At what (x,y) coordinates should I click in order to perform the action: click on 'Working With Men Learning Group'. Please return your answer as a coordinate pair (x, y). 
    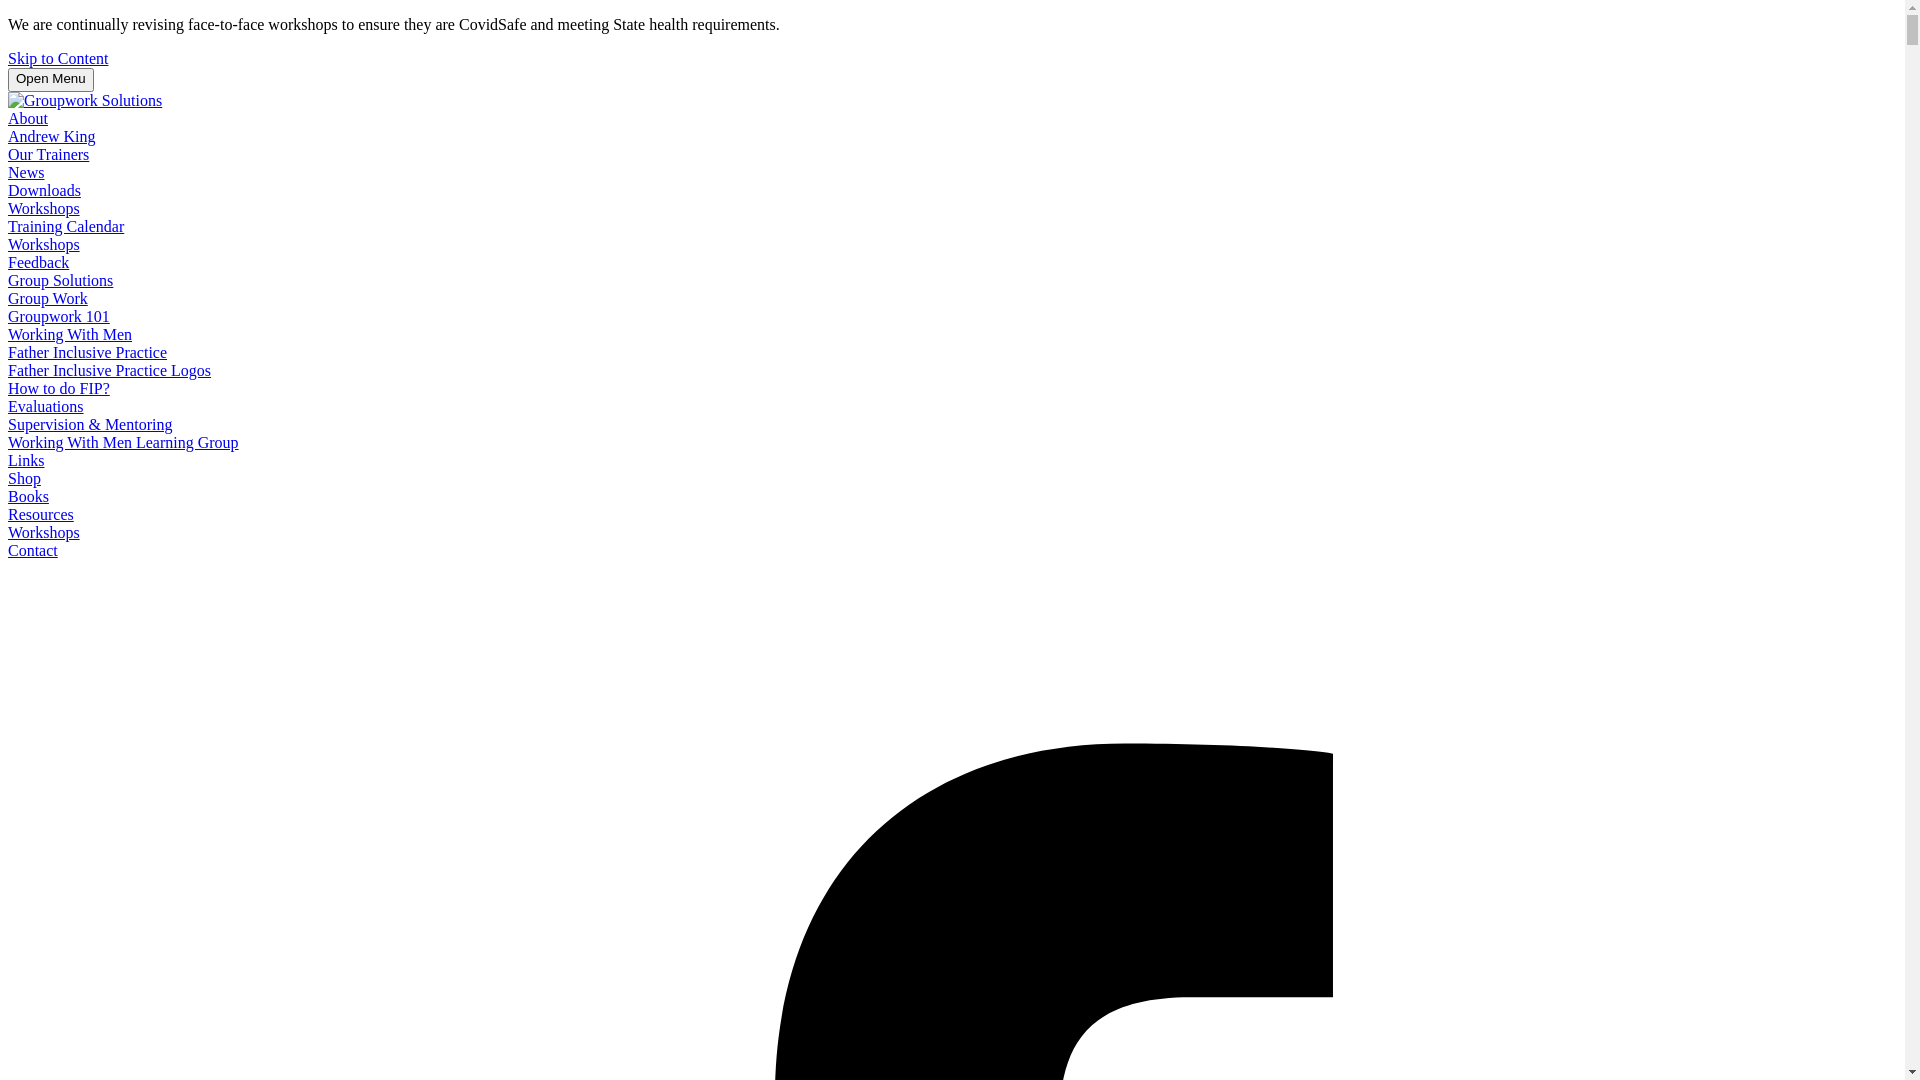
    Looking at the image, I should click on (122, 441).